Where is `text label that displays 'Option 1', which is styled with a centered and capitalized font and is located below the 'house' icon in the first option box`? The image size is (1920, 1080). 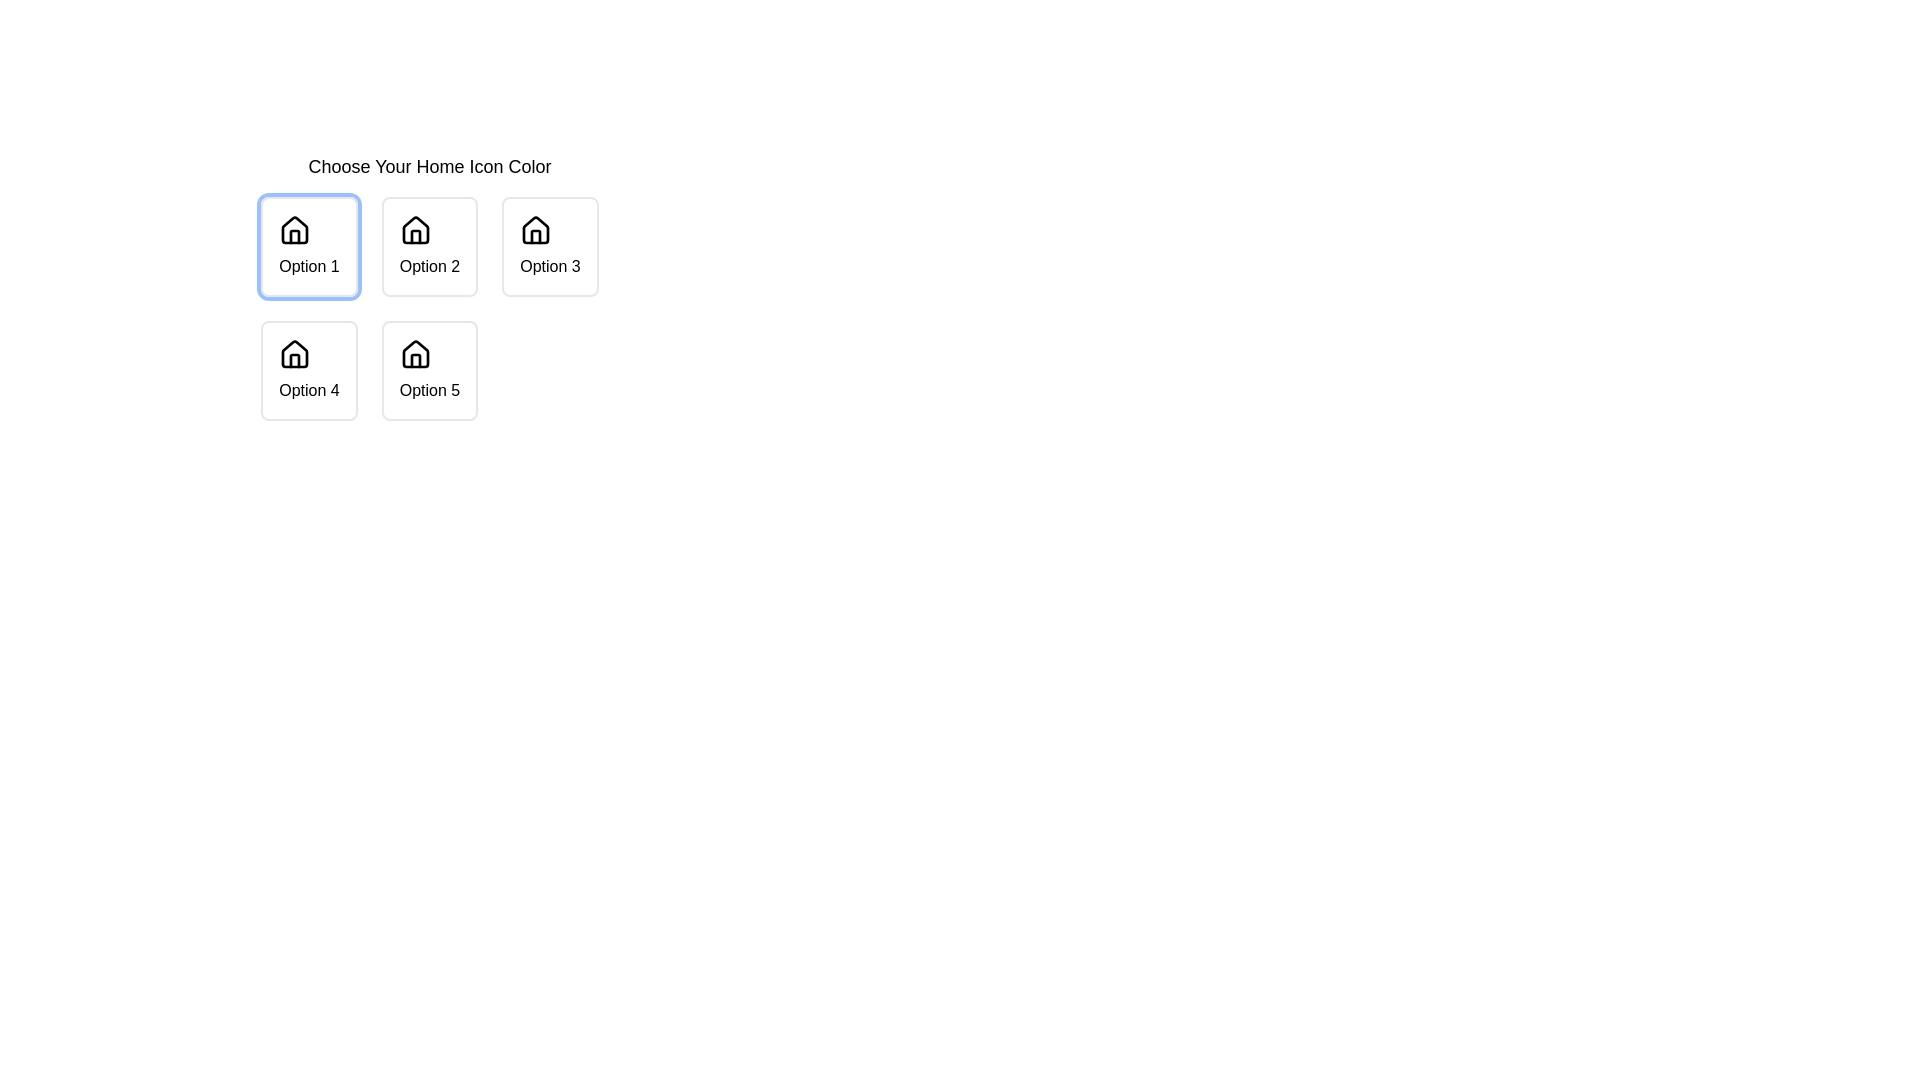
text label that displays 'Option 1', which is styled with a centered and capitalized font and is located below the 'house' icon in the first option box is located at coordinates (308, 265).